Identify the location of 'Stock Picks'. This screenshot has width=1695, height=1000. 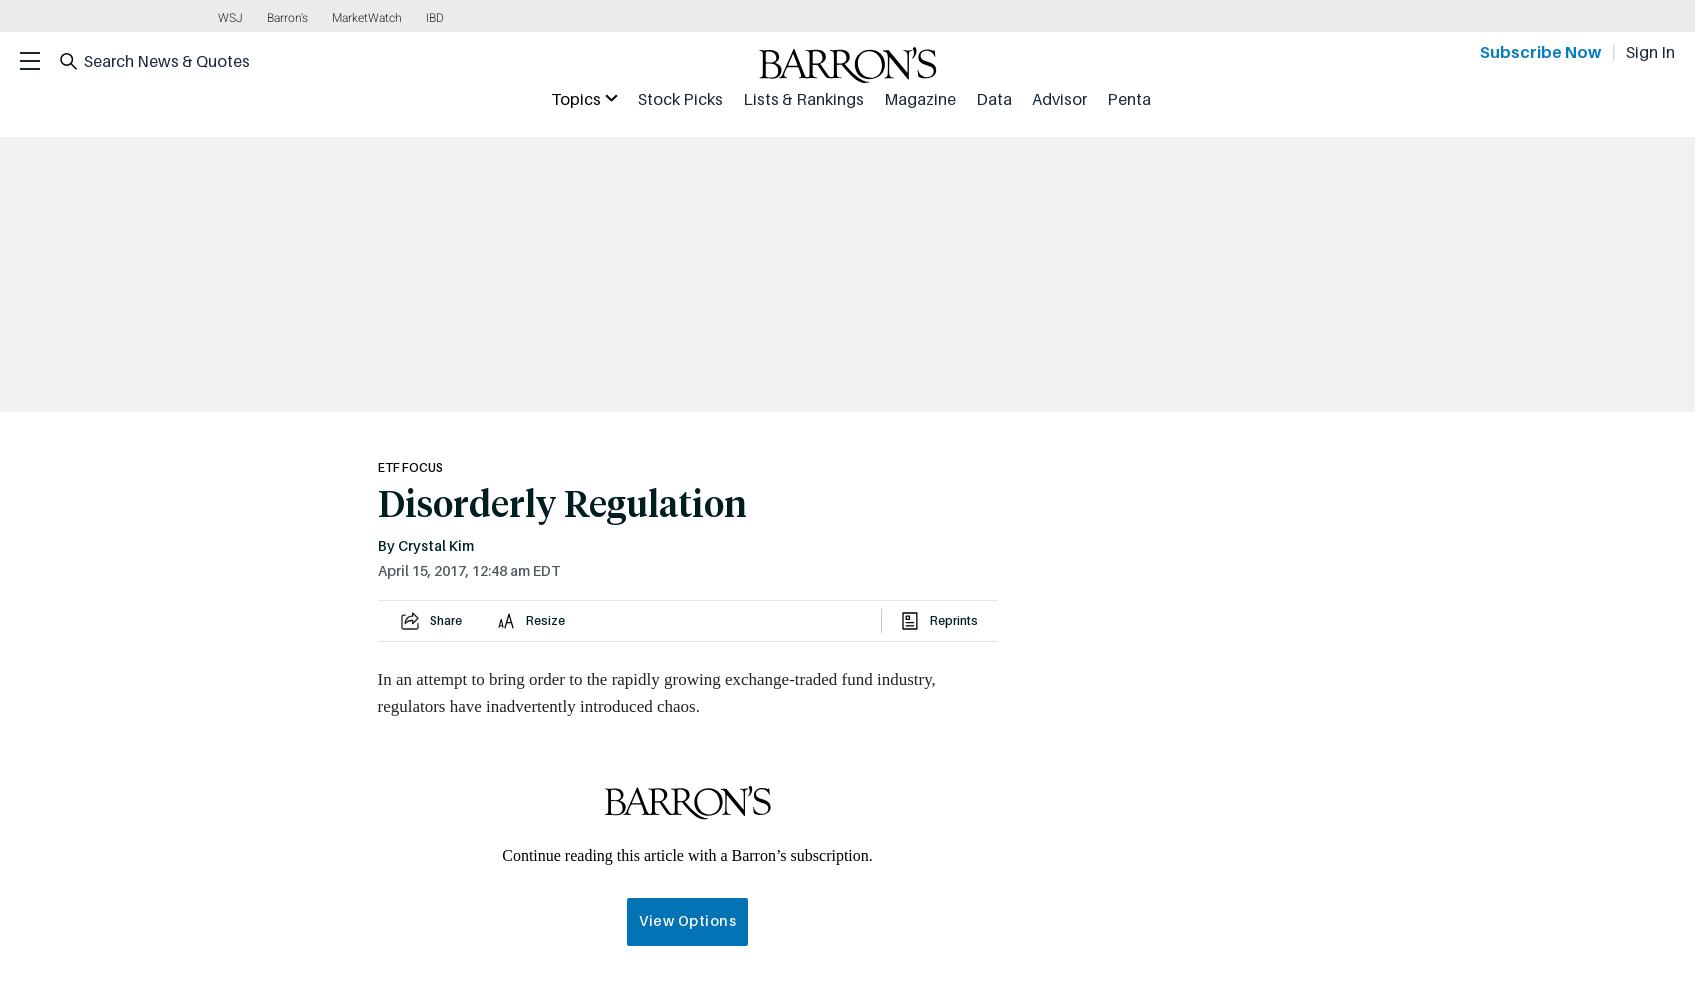
(679, 98).